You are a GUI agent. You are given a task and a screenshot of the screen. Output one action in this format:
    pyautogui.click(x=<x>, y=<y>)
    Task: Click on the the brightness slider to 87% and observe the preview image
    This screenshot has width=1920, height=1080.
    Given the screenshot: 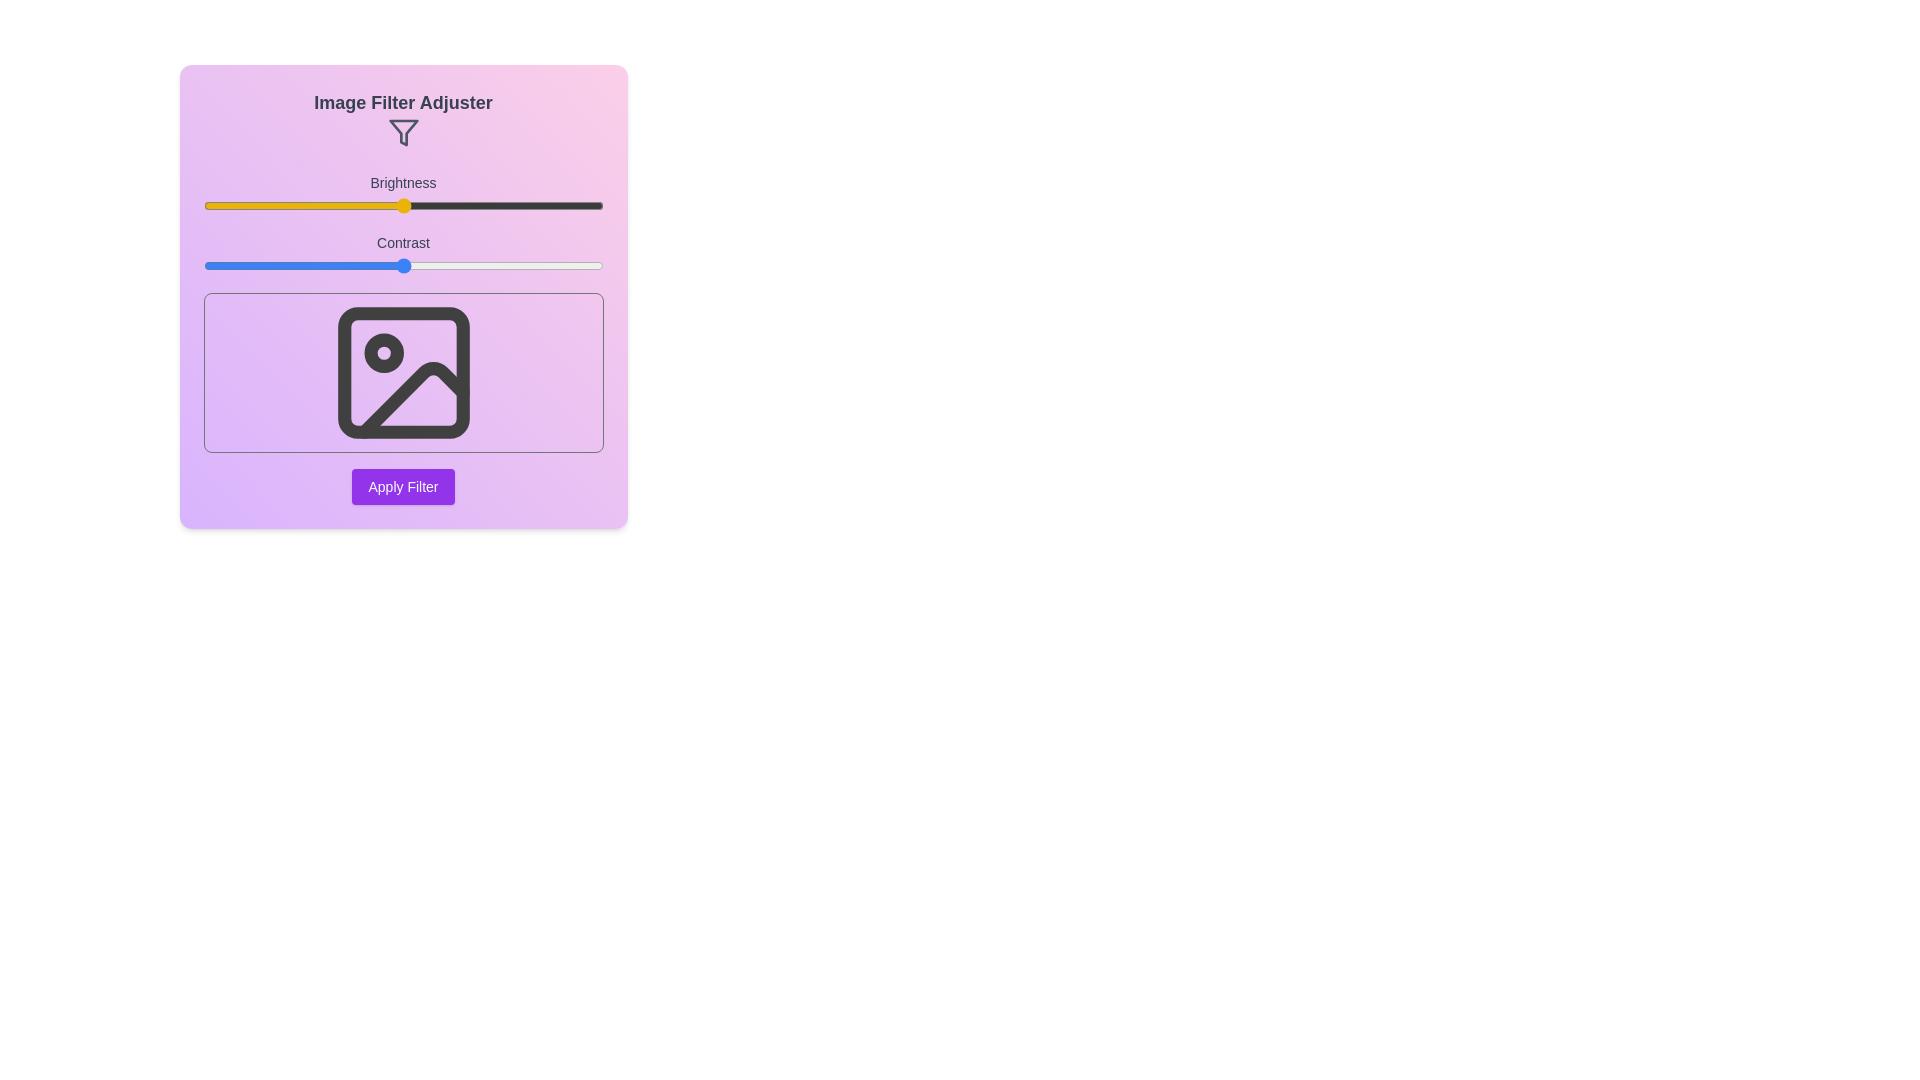 What is the action you would take?
    pyautogui.click(x=551, y=205)
    